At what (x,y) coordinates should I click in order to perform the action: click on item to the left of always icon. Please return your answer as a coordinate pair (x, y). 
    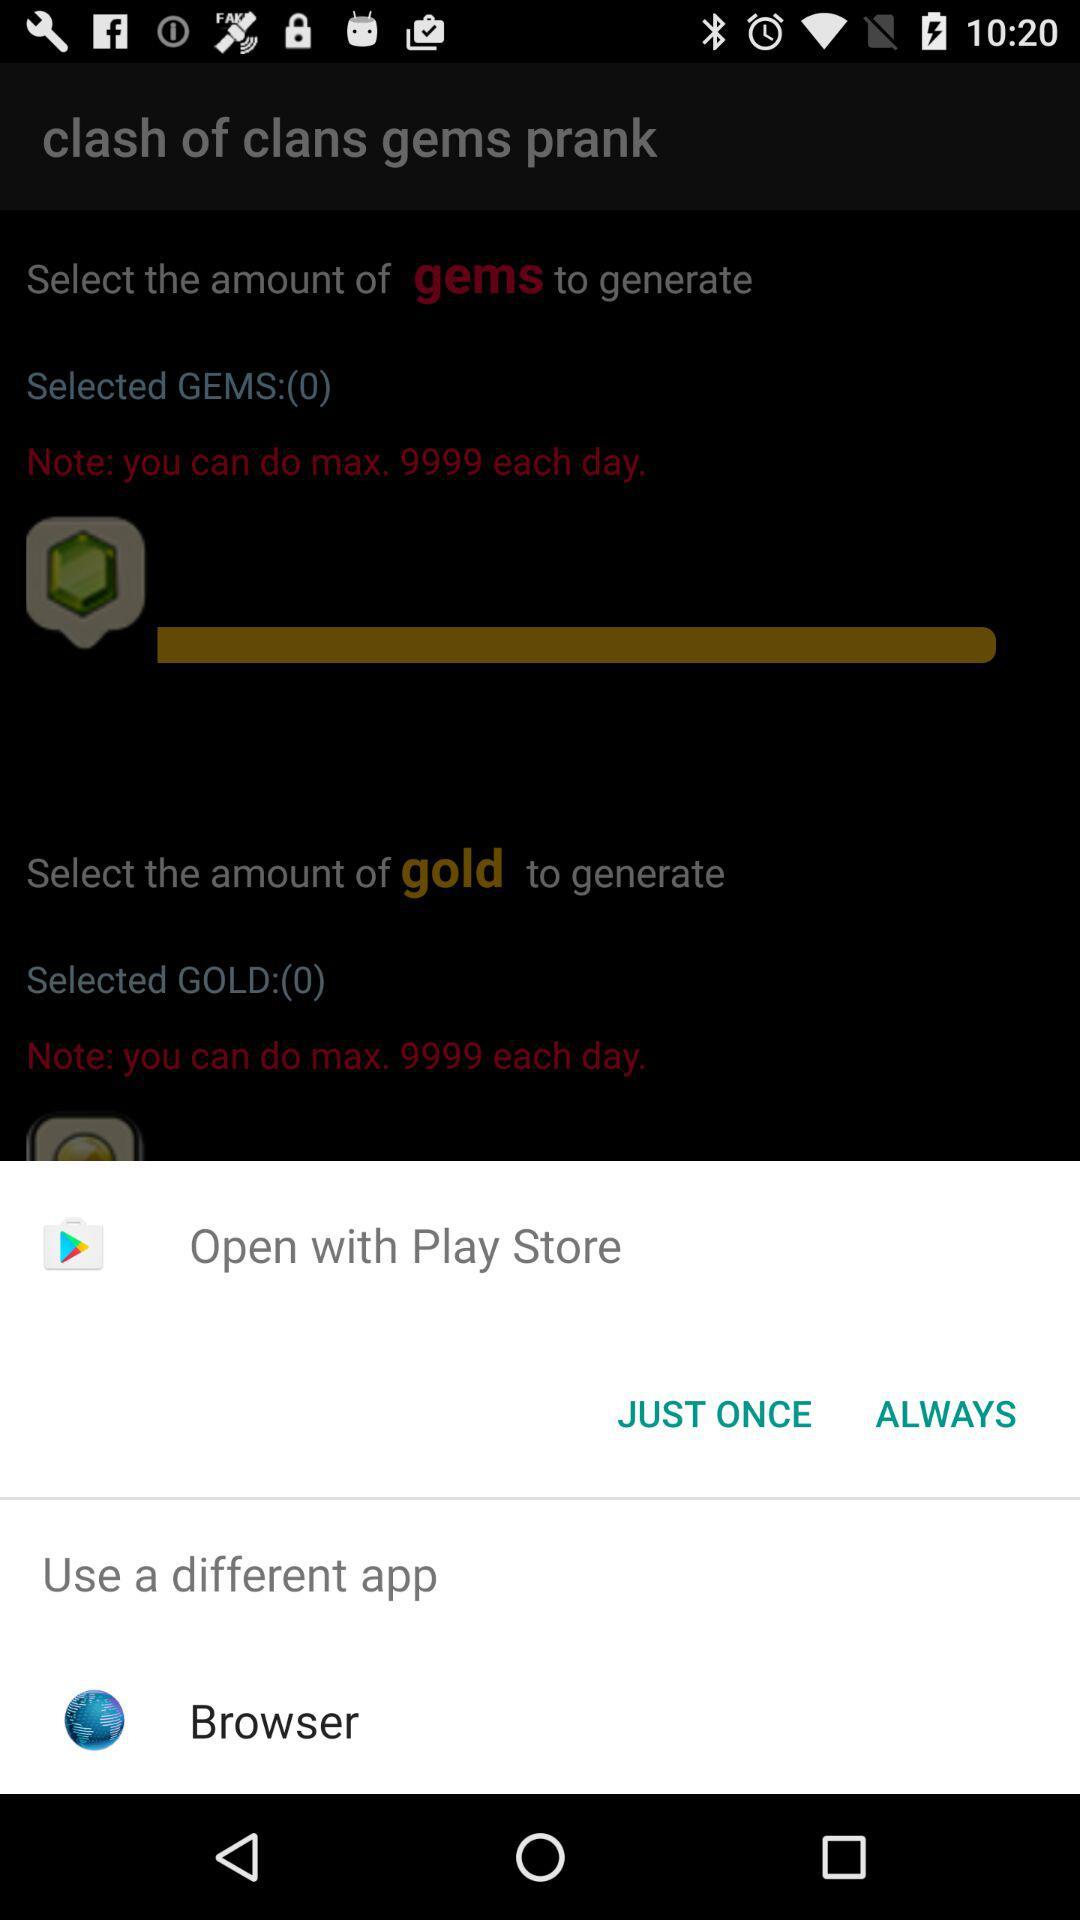
    Looking at the image, I should click on (713, 1411).